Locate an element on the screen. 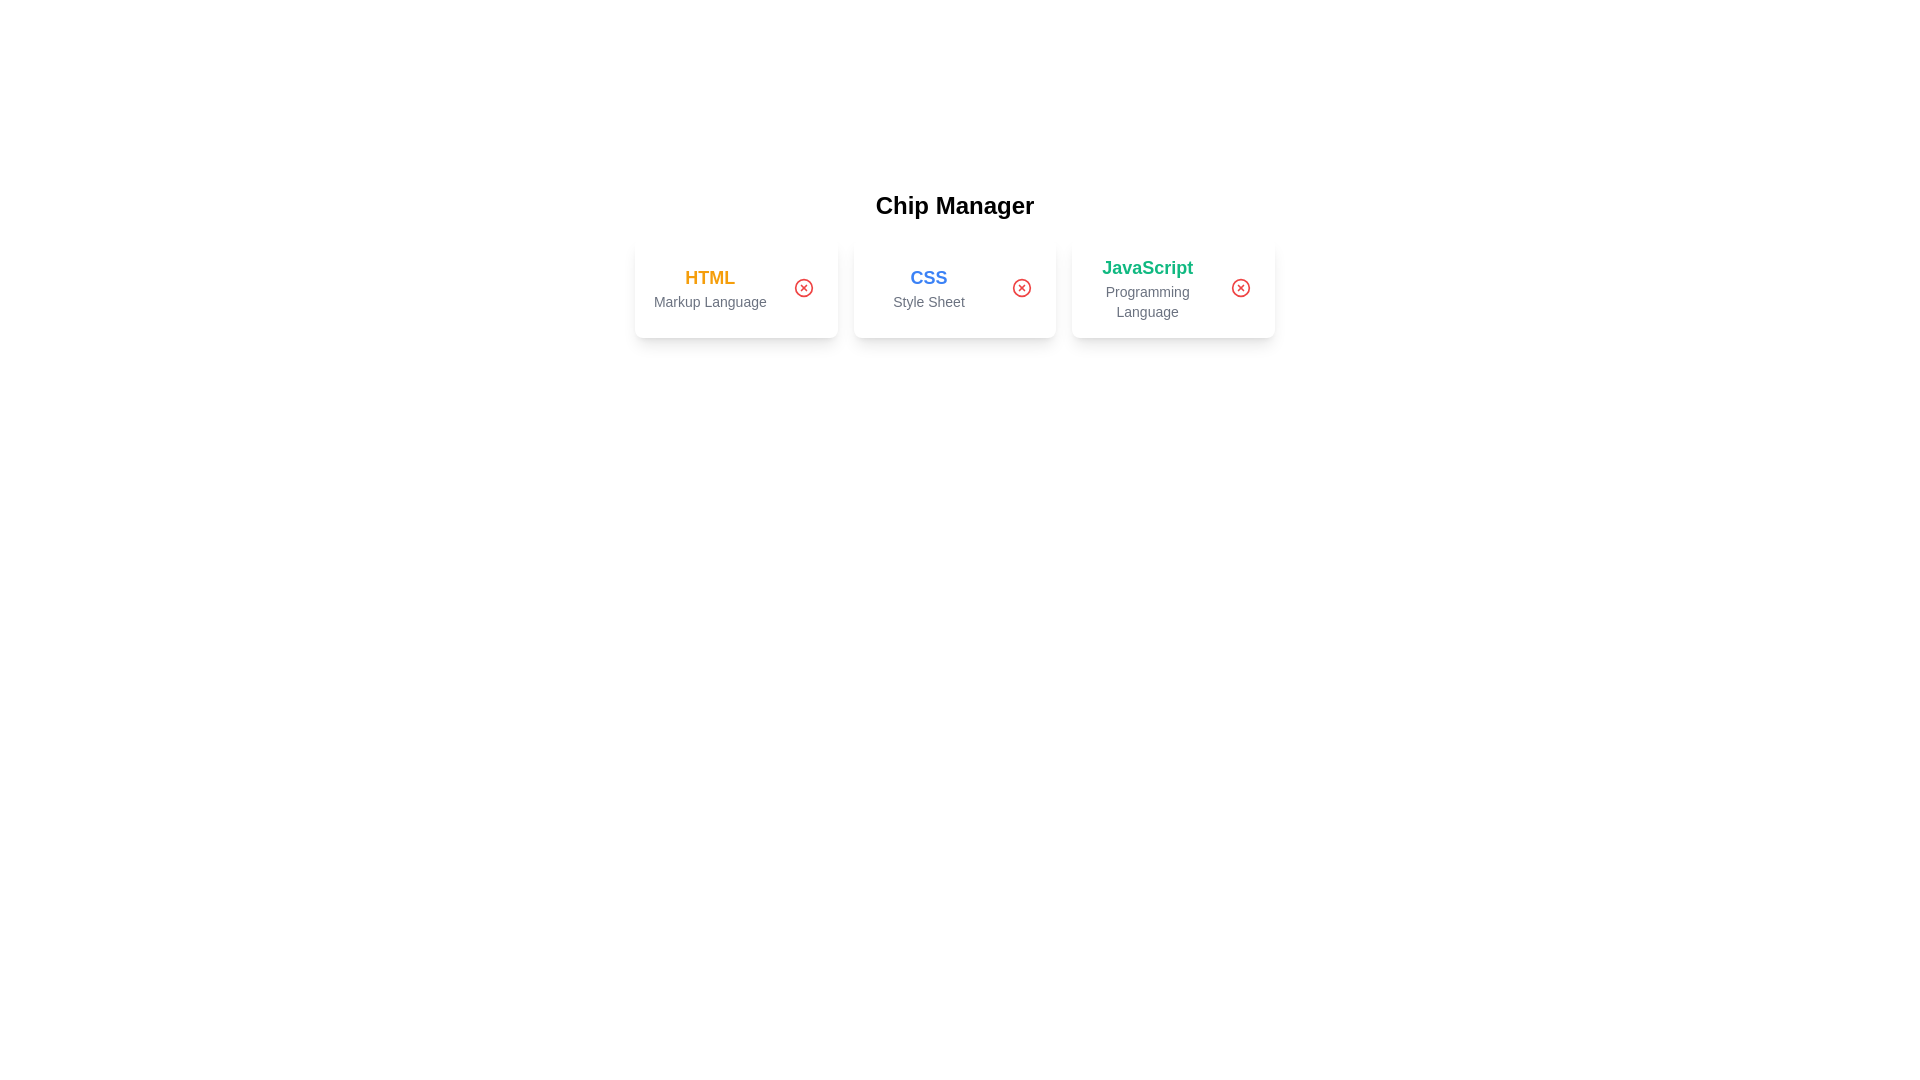 This screenshot has height=1080, width=1920. the delete button of the chip labeled CSS is located at coordinates (1022, 288).